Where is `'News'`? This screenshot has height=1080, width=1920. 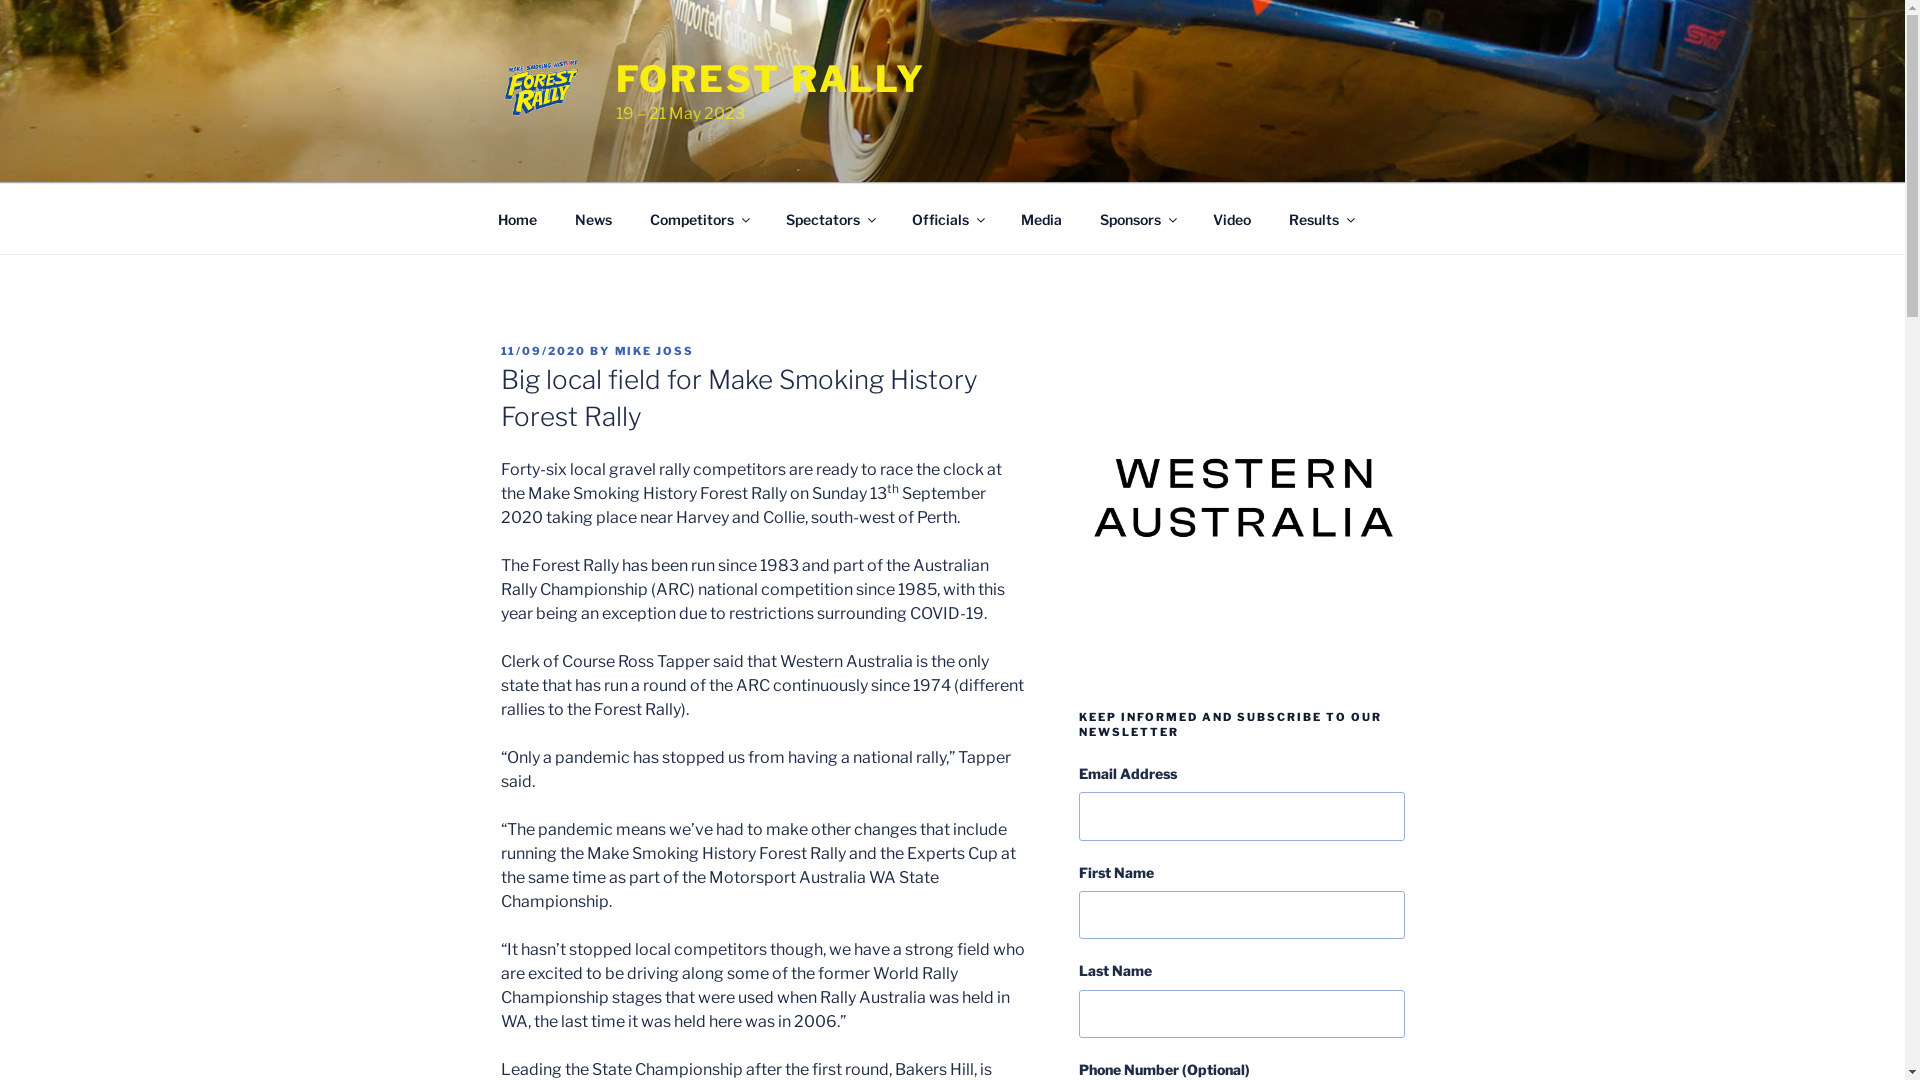 'News' is located at coordinates (593, 218).